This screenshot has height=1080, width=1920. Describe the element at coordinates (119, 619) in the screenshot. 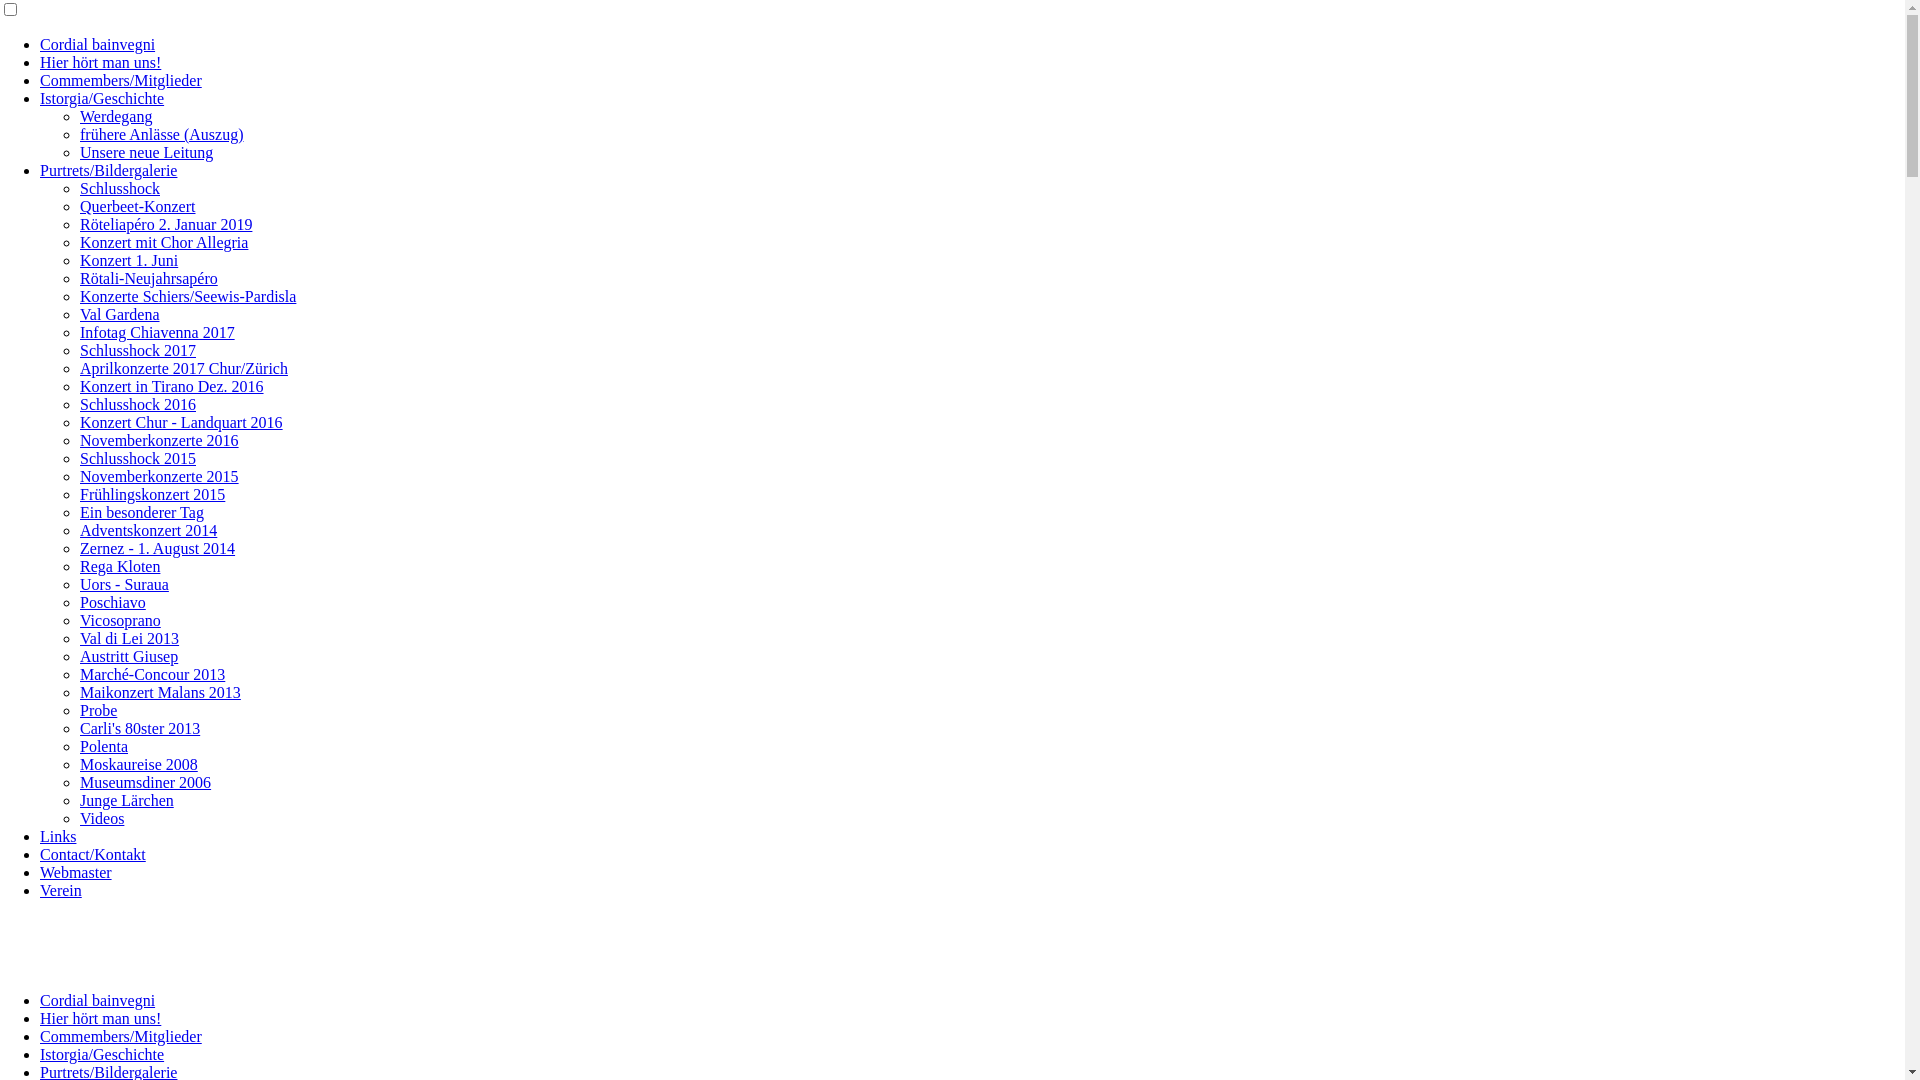

I see `'Vicosoprano'` at that location.